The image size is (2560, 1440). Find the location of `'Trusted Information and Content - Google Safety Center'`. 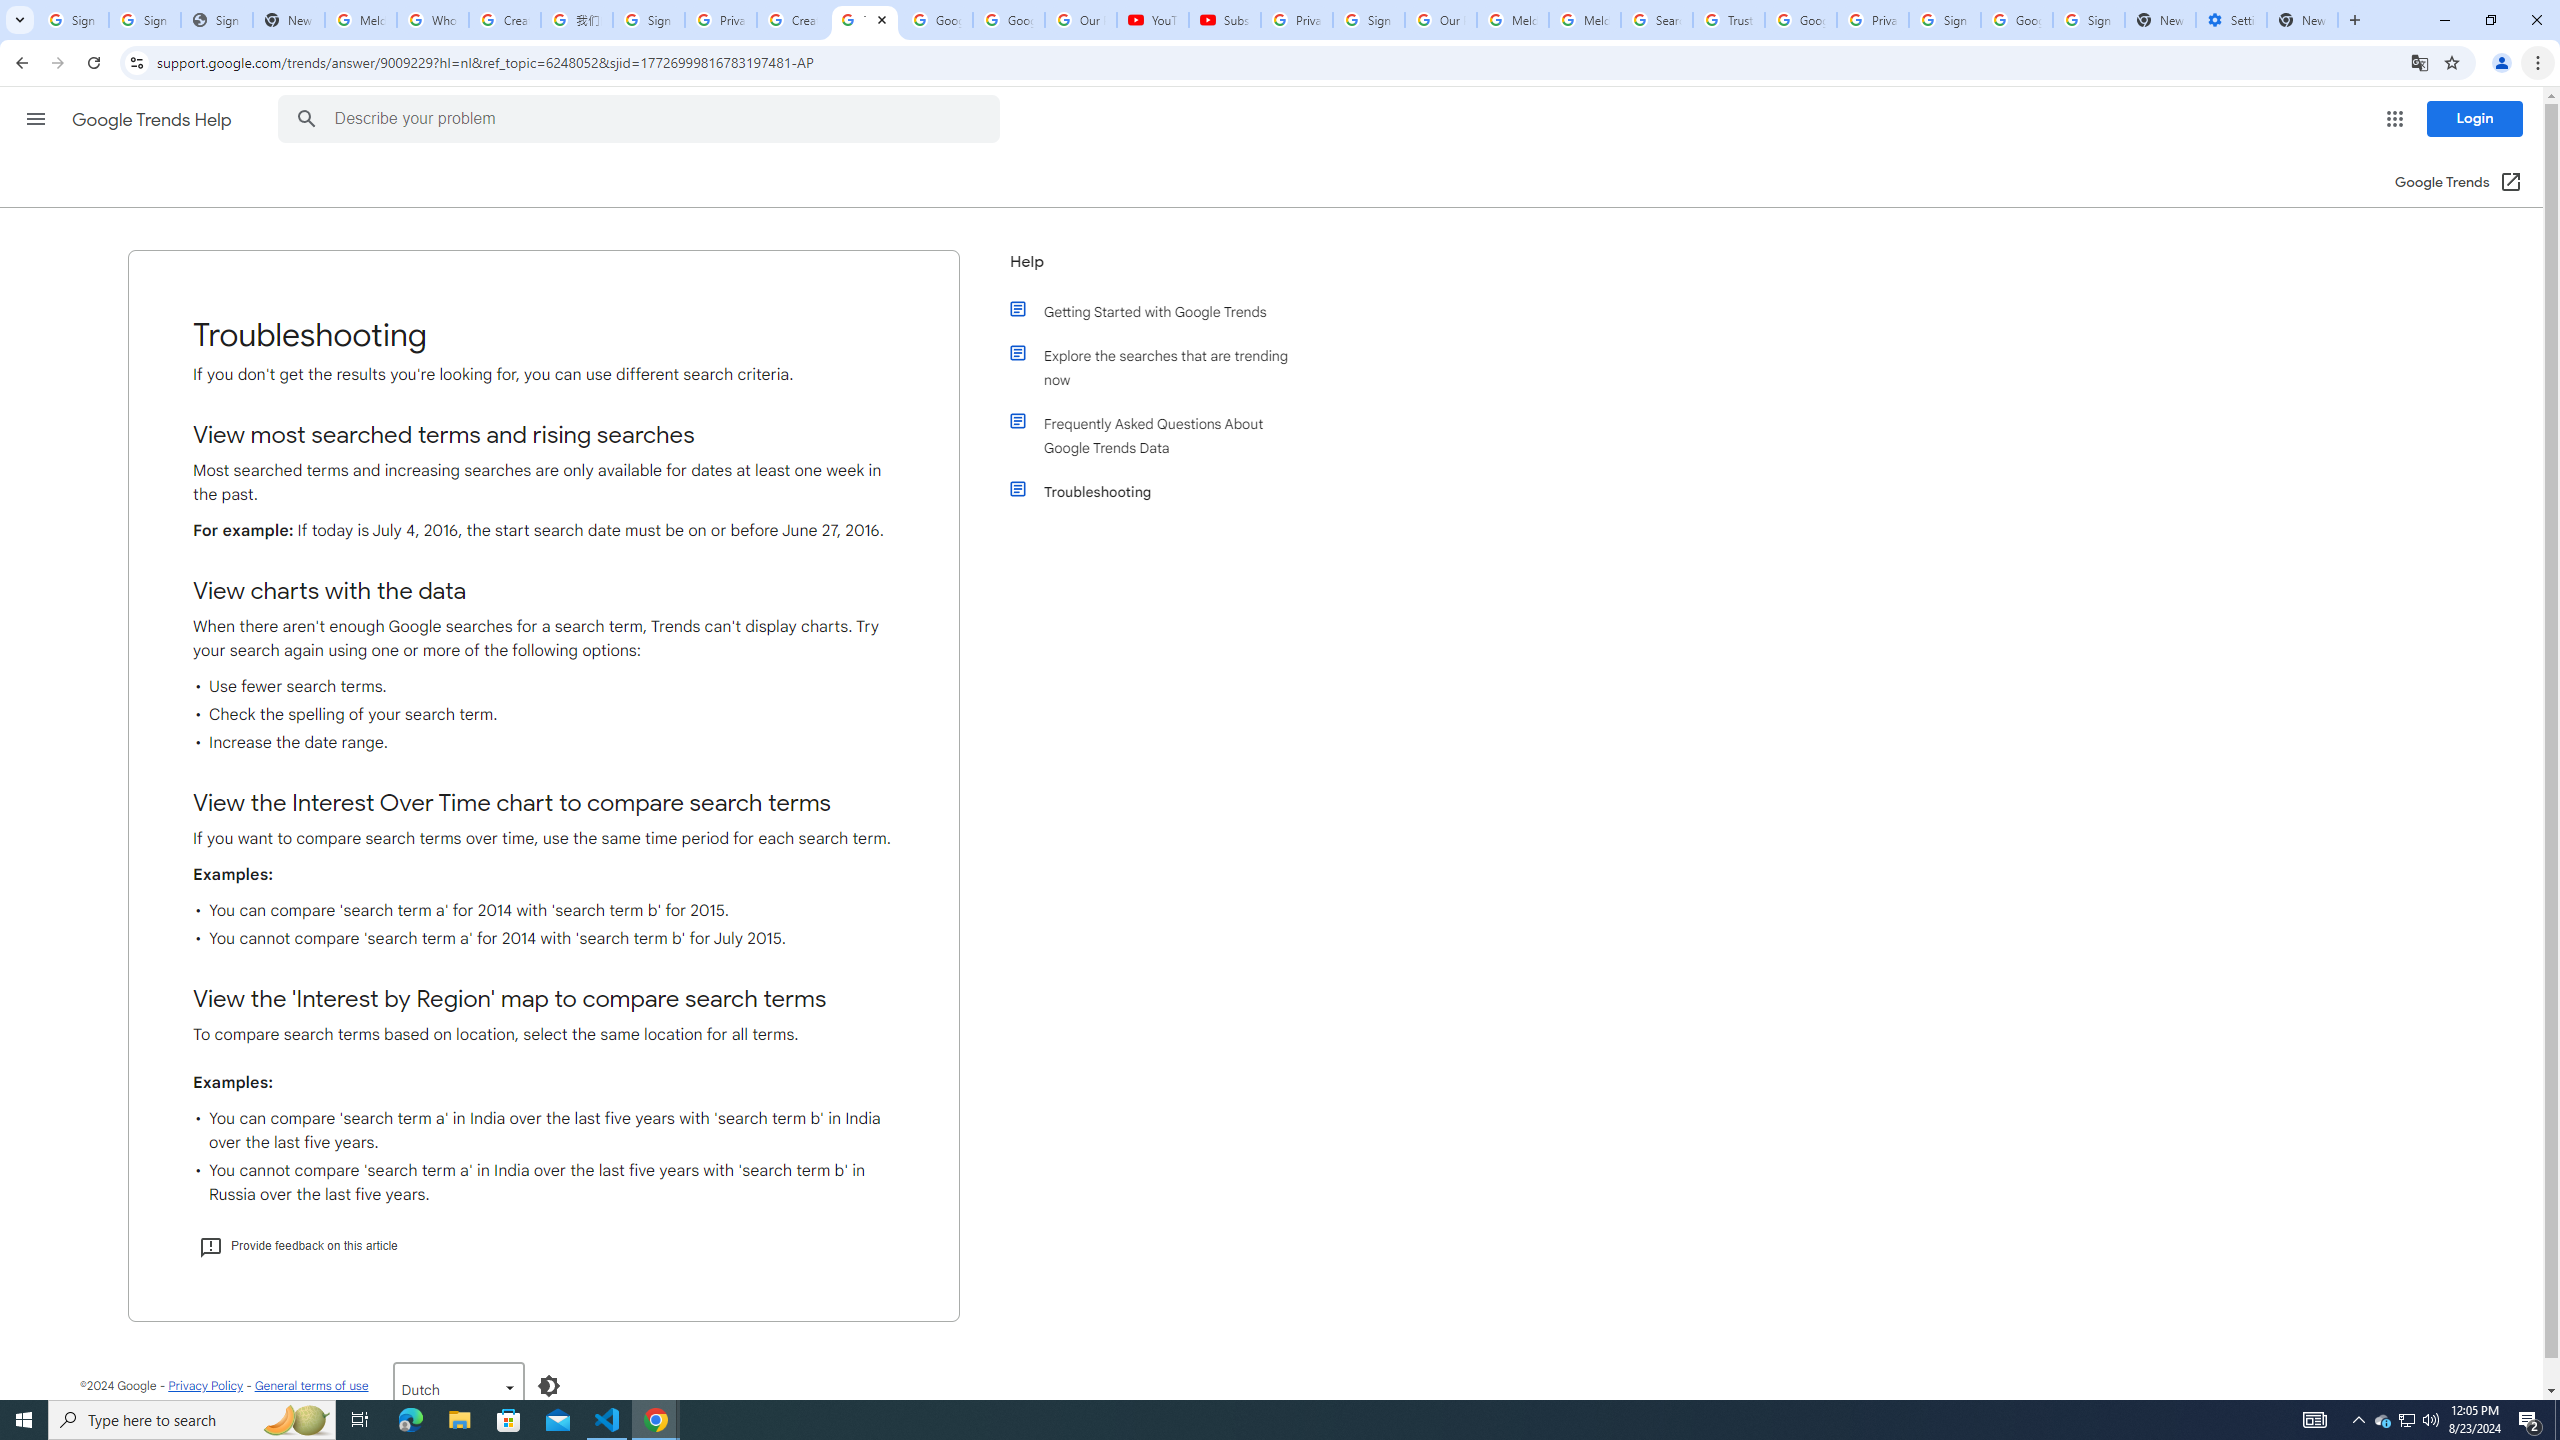

'Trusted Information and Content - Google Safety Center' is located at coordinates (1728, 19).